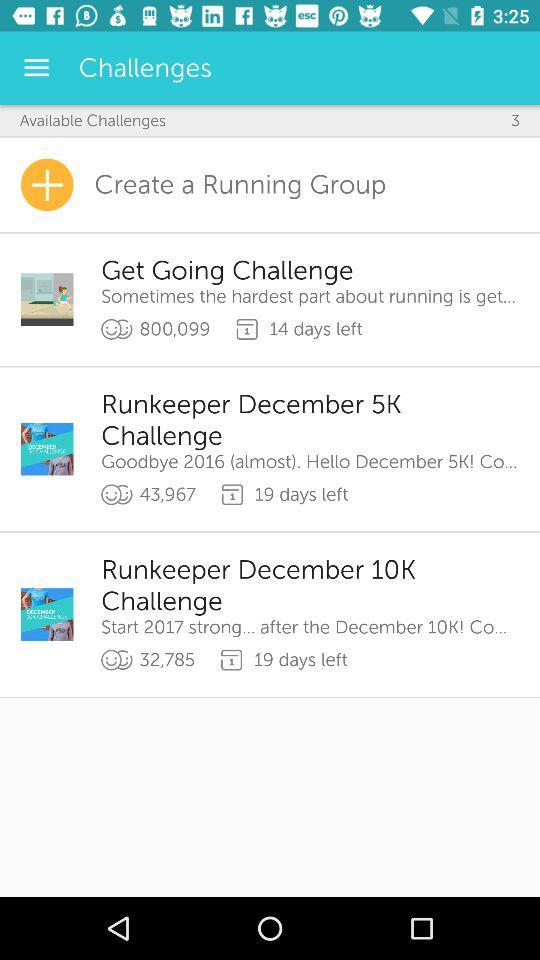 This screenshot has width=540, height=960. Describe the element at coordinates (36, 68) in the screenshot. I see `icon to the left of challenges` at that location.